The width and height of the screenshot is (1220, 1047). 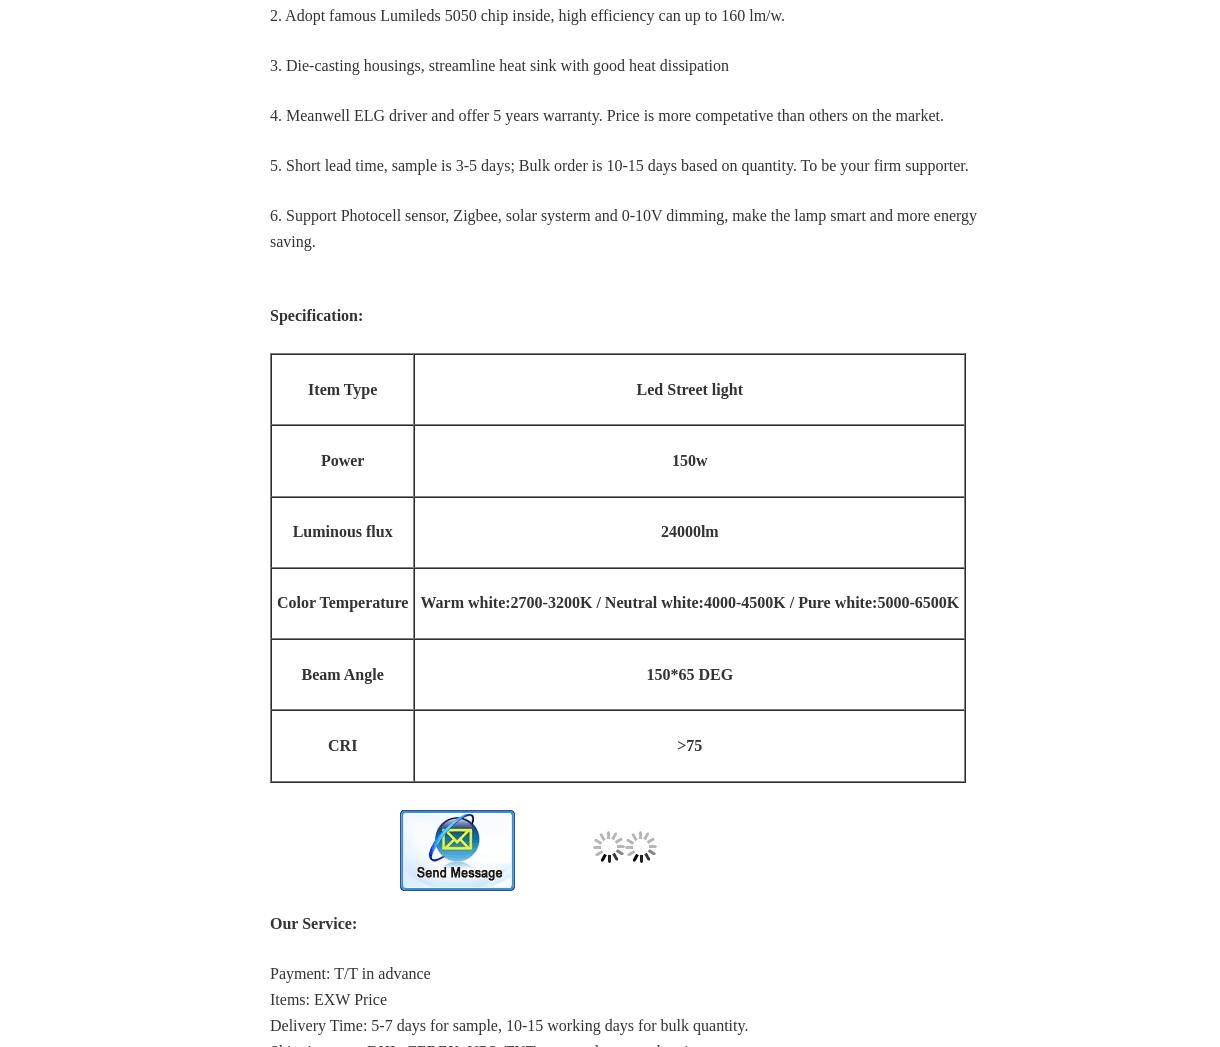 I want to click on 'Payment: T/T in advance', so click(x=268, y=971).